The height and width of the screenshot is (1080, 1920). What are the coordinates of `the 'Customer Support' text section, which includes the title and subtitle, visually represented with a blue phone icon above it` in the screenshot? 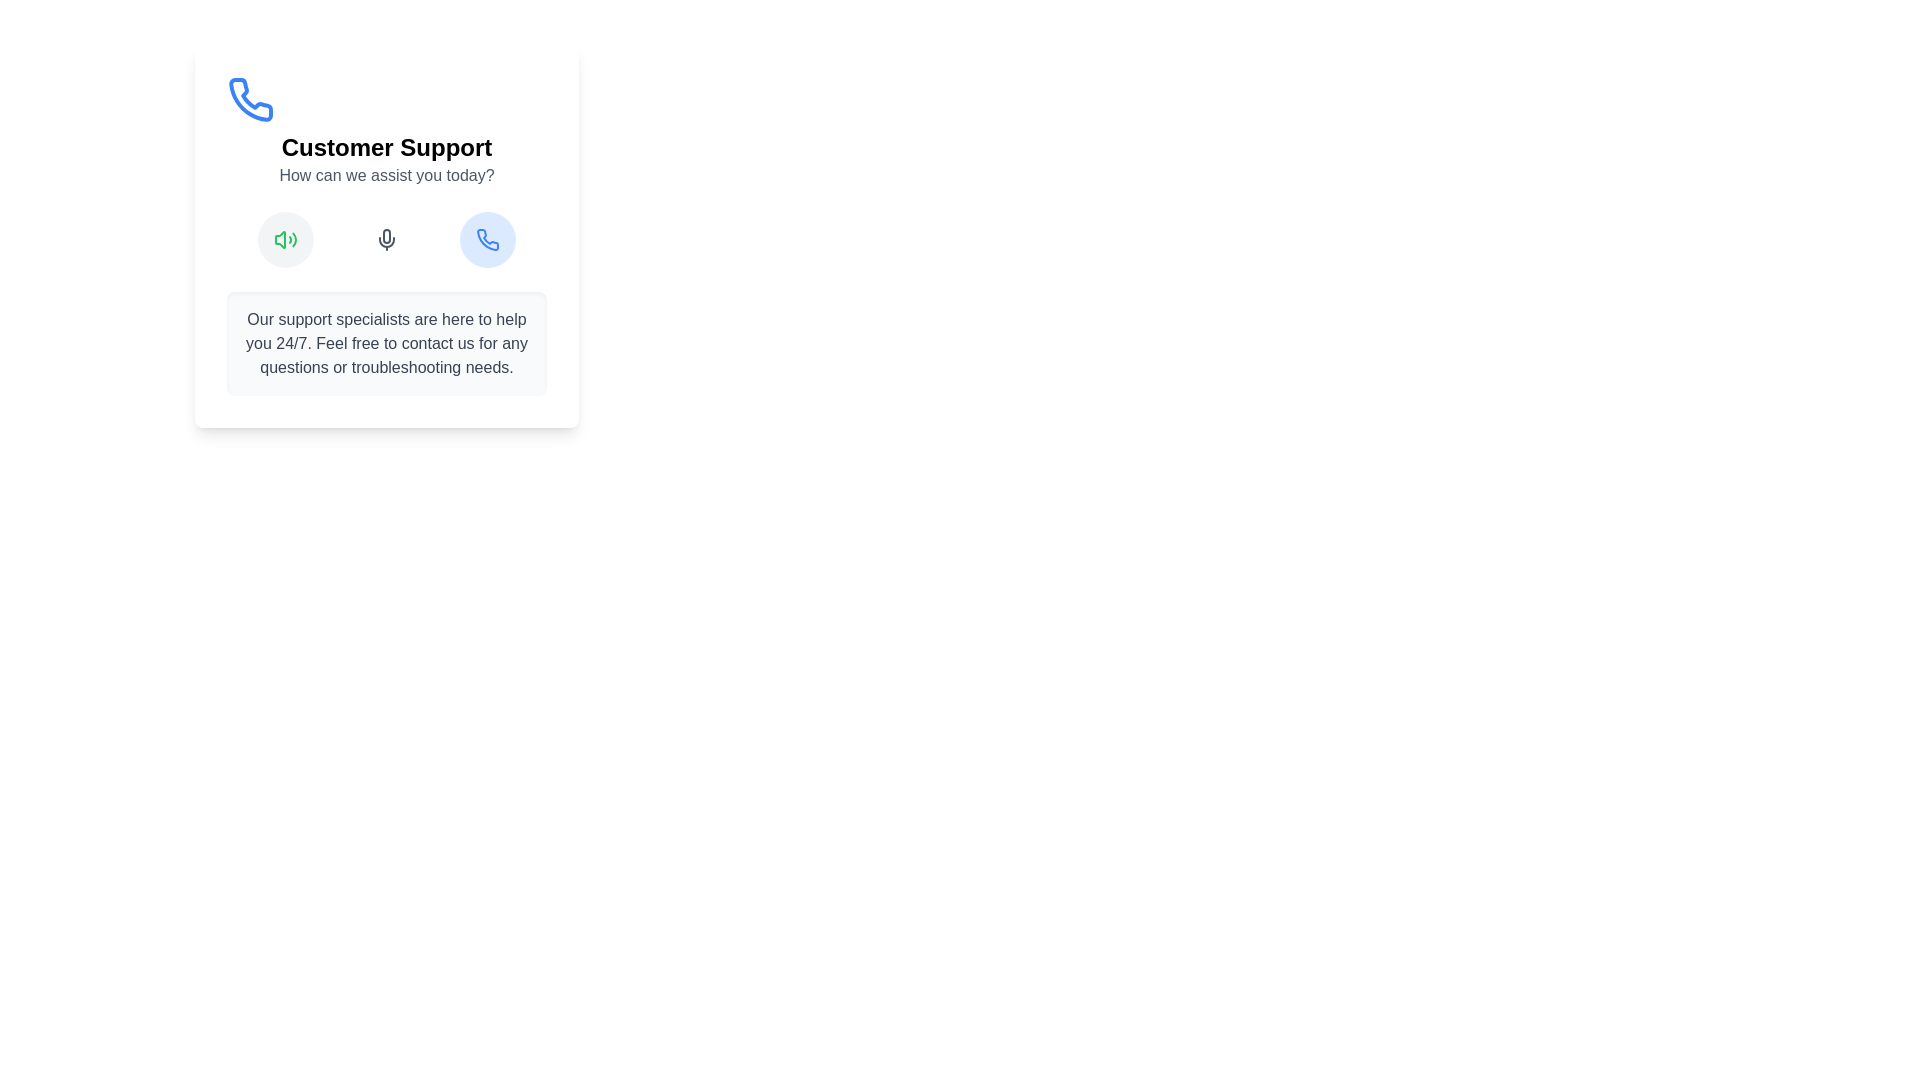 It's located at (387, 131).